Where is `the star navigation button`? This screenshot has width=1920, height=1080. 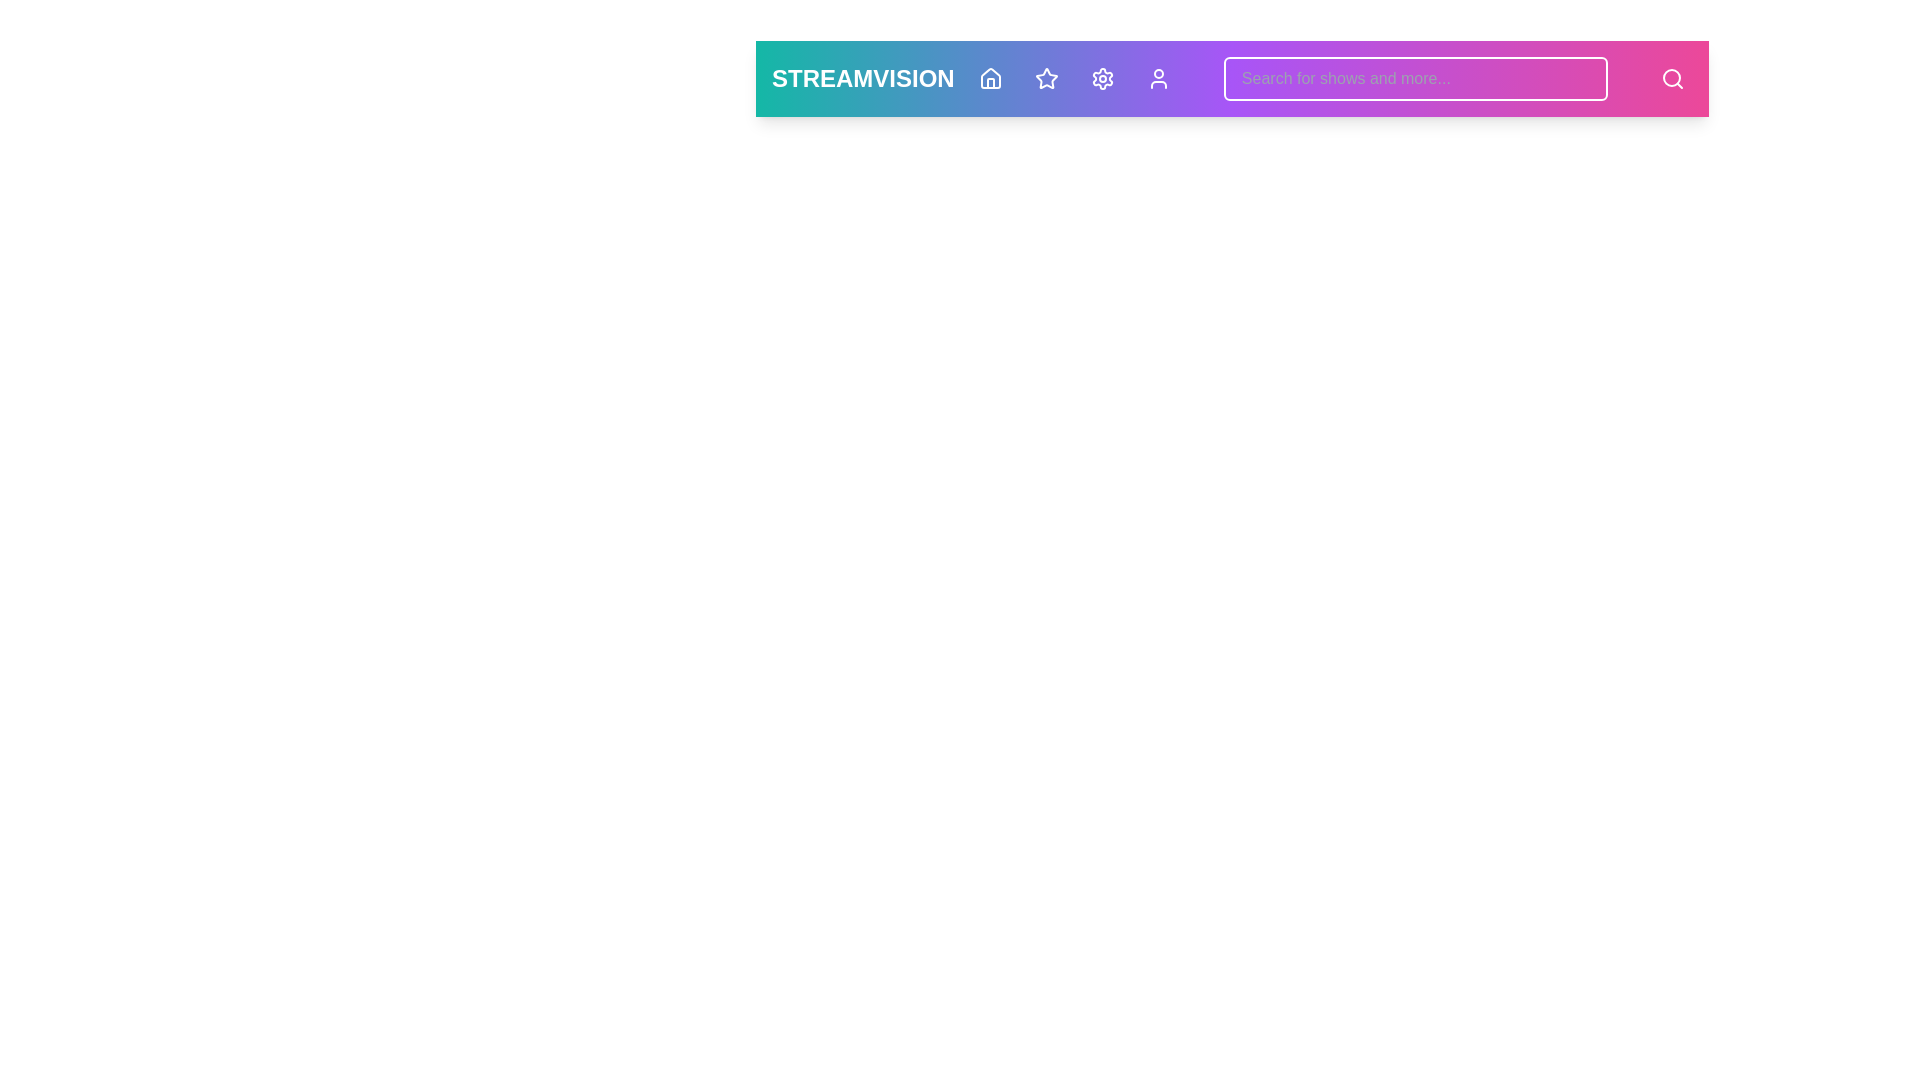 the star navigation button is located at coordinates (1045, 77).